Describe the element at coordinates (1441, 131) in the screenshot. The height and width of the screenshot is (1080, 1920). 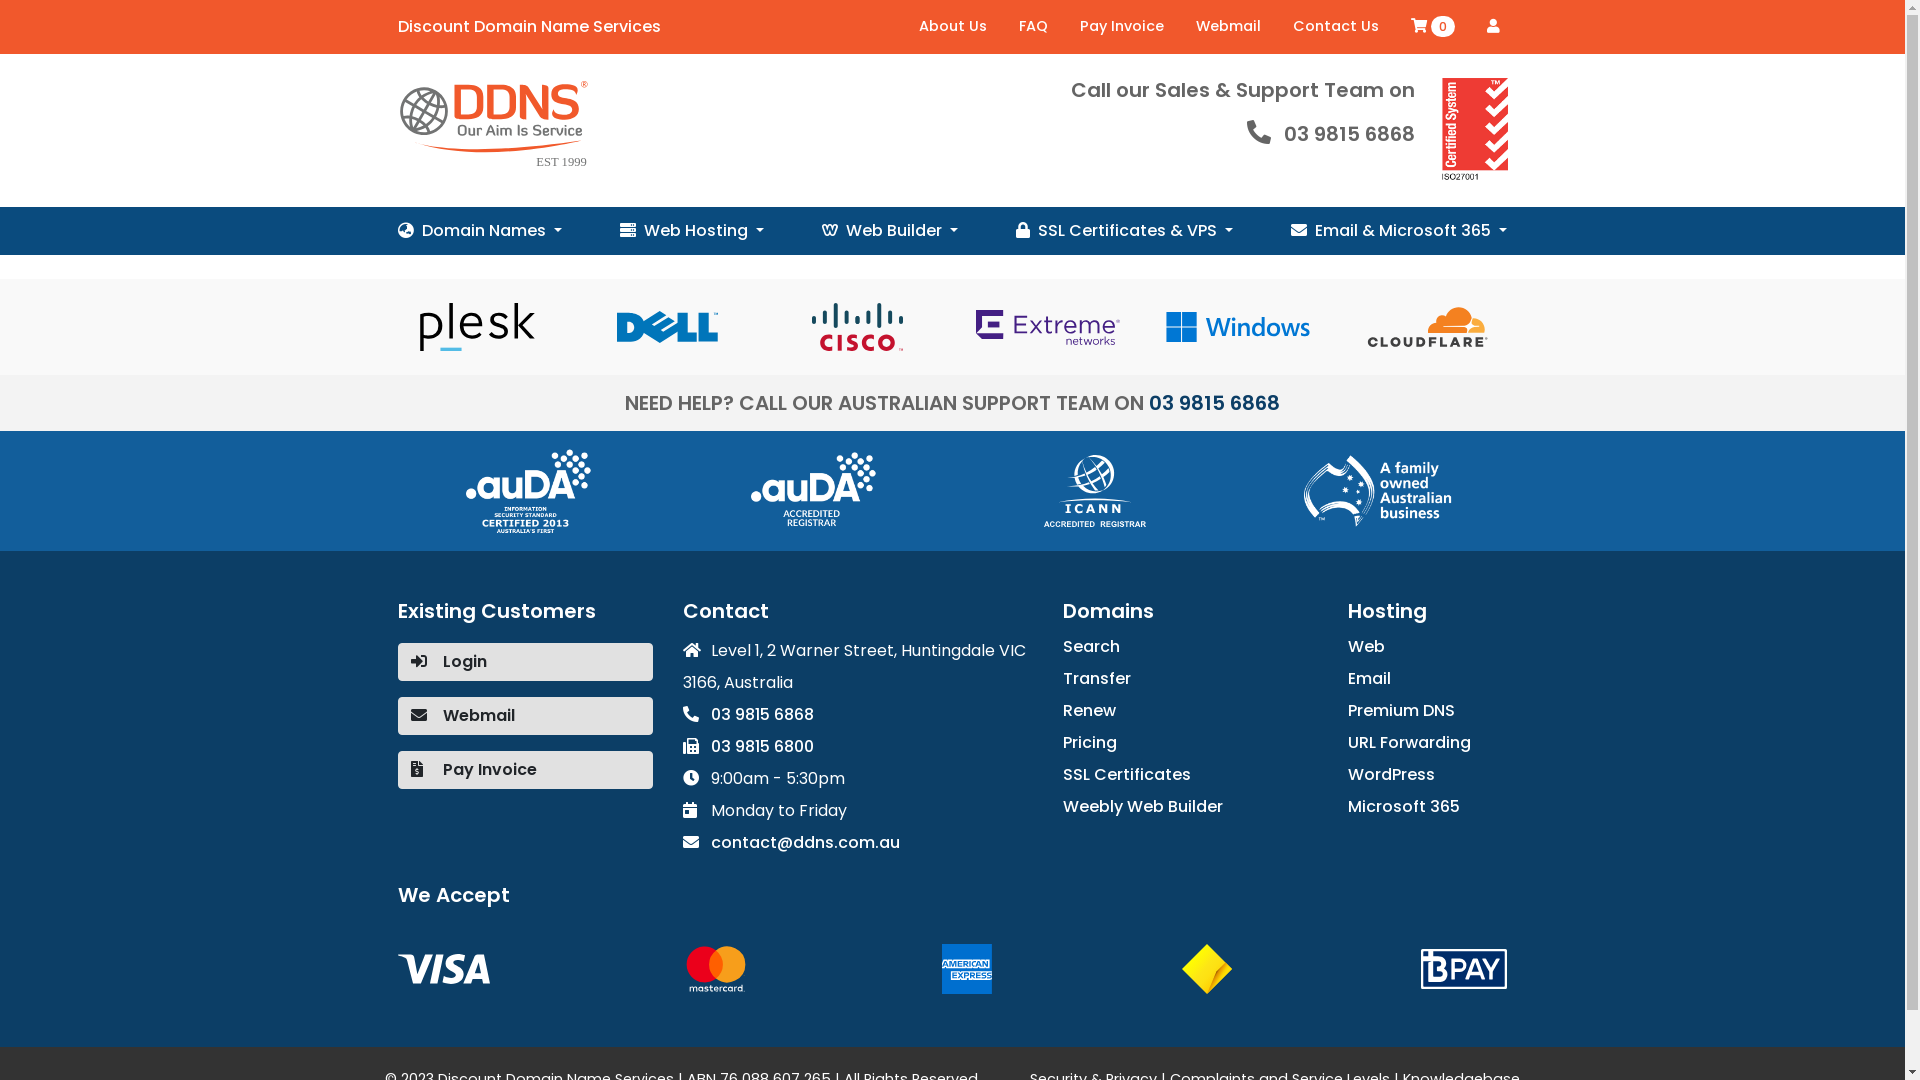
I see `'ISO27001 Data Security Certified'` at that location.